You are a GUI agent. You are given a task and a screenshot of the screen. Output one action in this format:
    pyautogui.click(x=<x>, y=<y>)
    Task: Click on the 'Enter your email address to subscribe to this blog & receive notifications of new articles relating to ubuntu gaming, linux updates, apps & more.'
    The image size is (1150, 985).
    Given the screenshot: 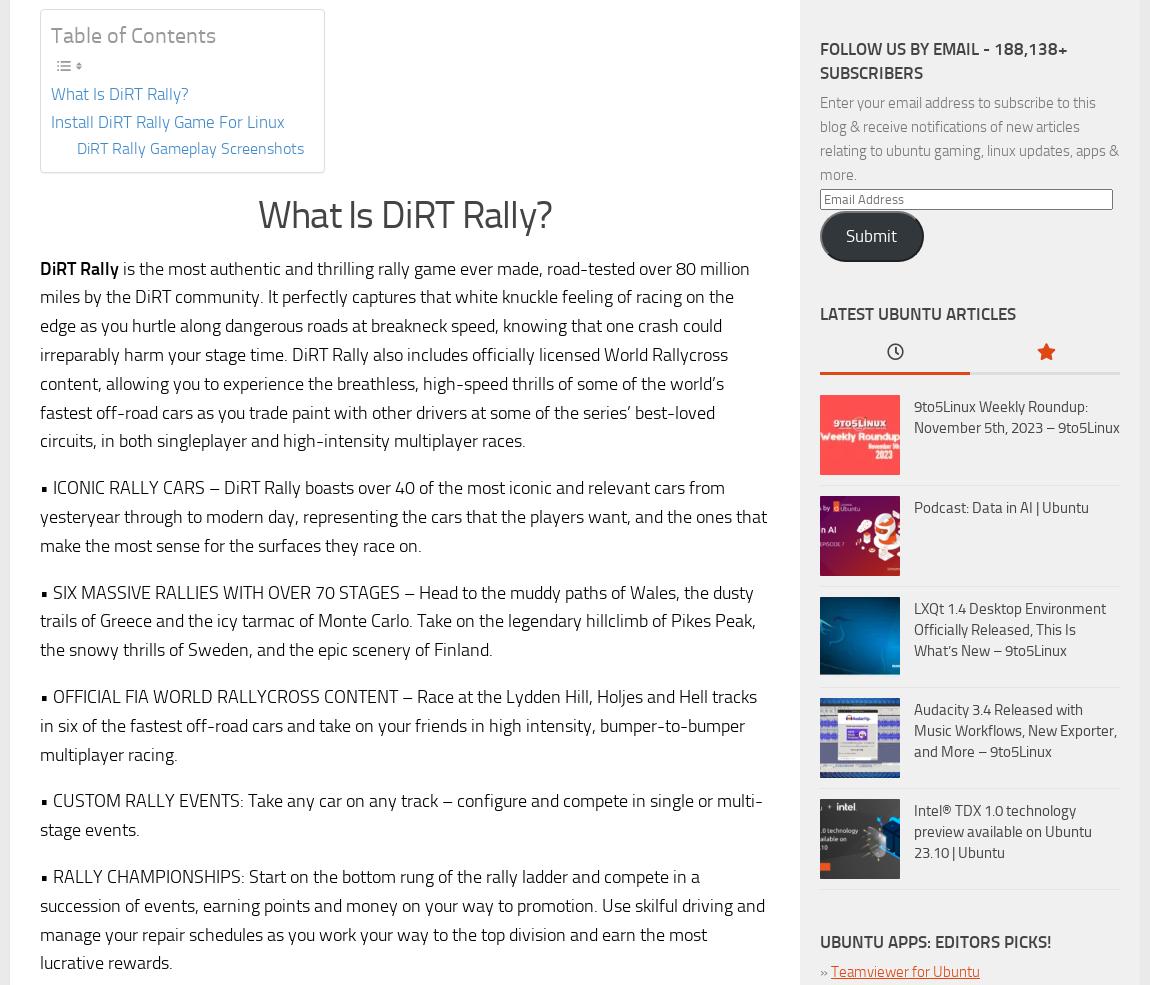 What is the action you would take?
    pyautogui.click(x=818, y=138)
    